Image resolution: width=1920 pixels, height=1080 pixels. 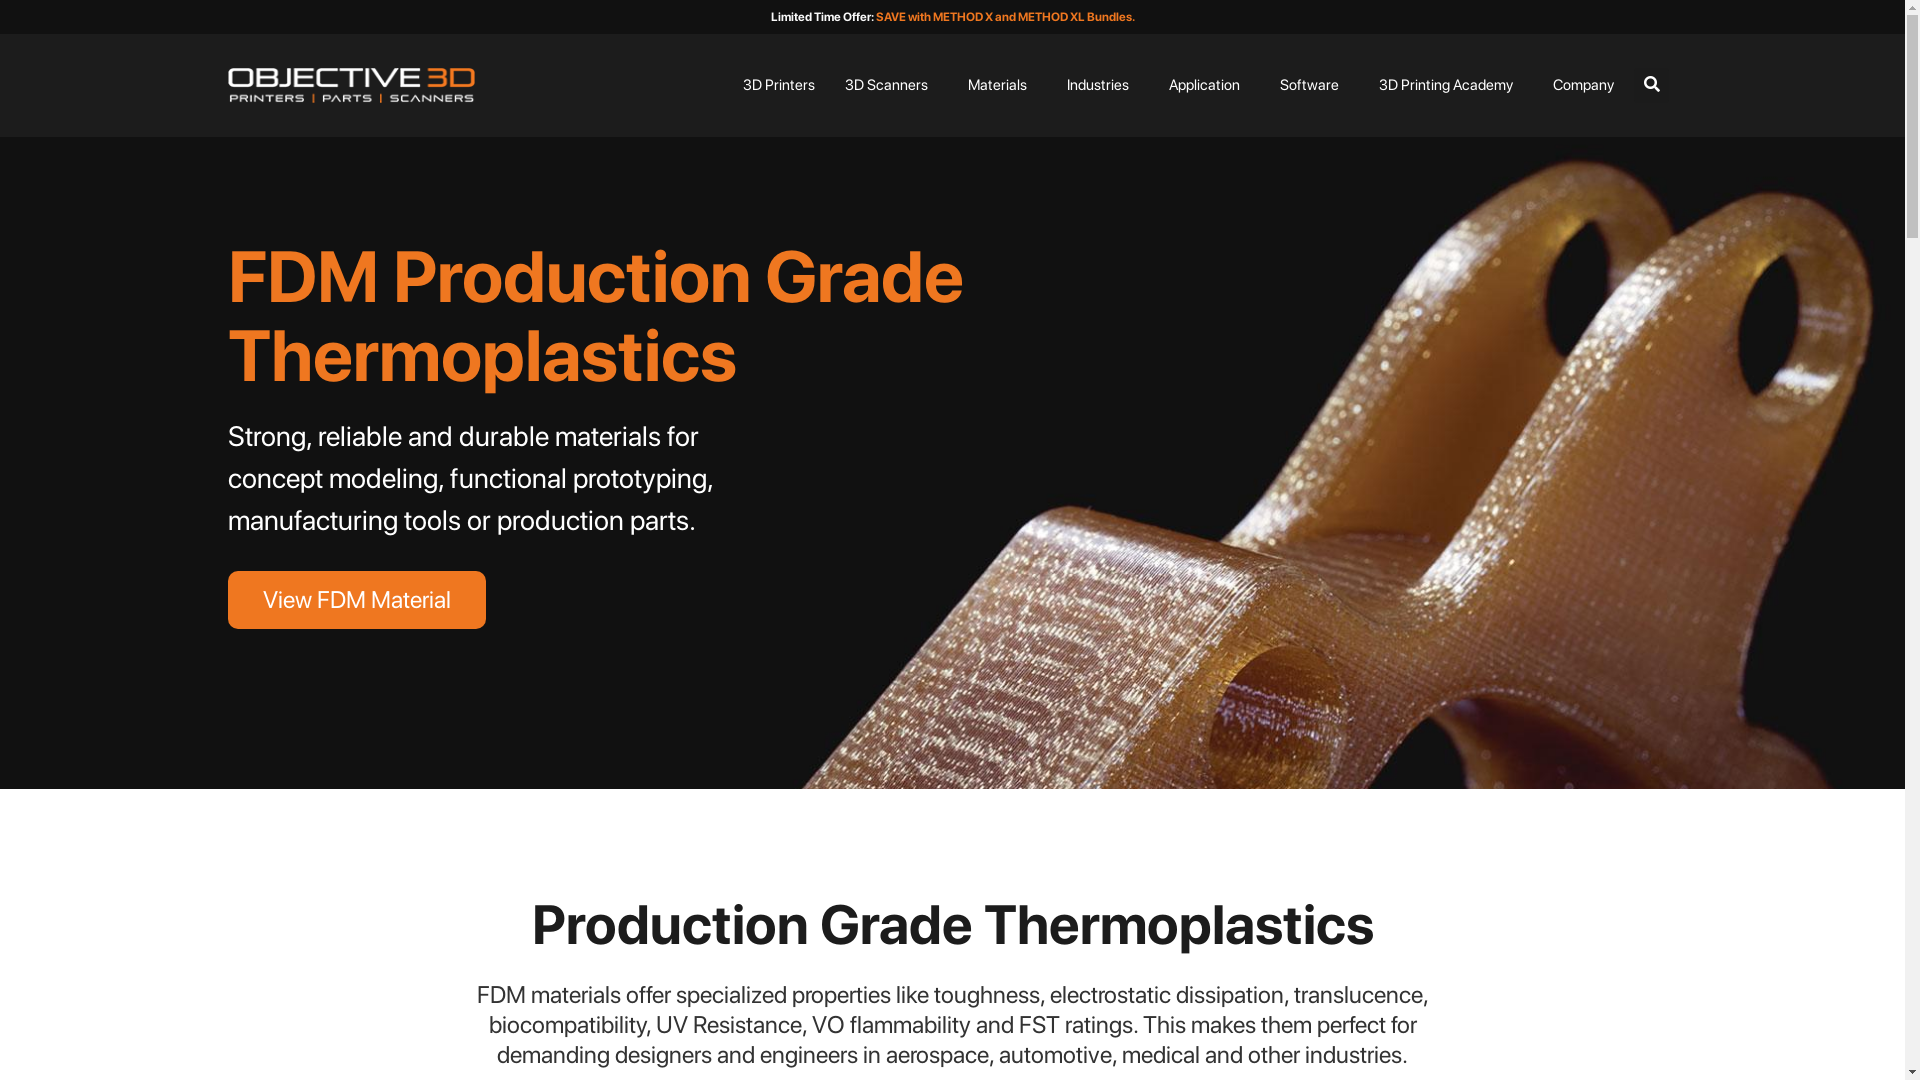 What do you see at coordinates (957, 84) in the screenshot?
I see `'Materials'` at bounding box center [957, 84].